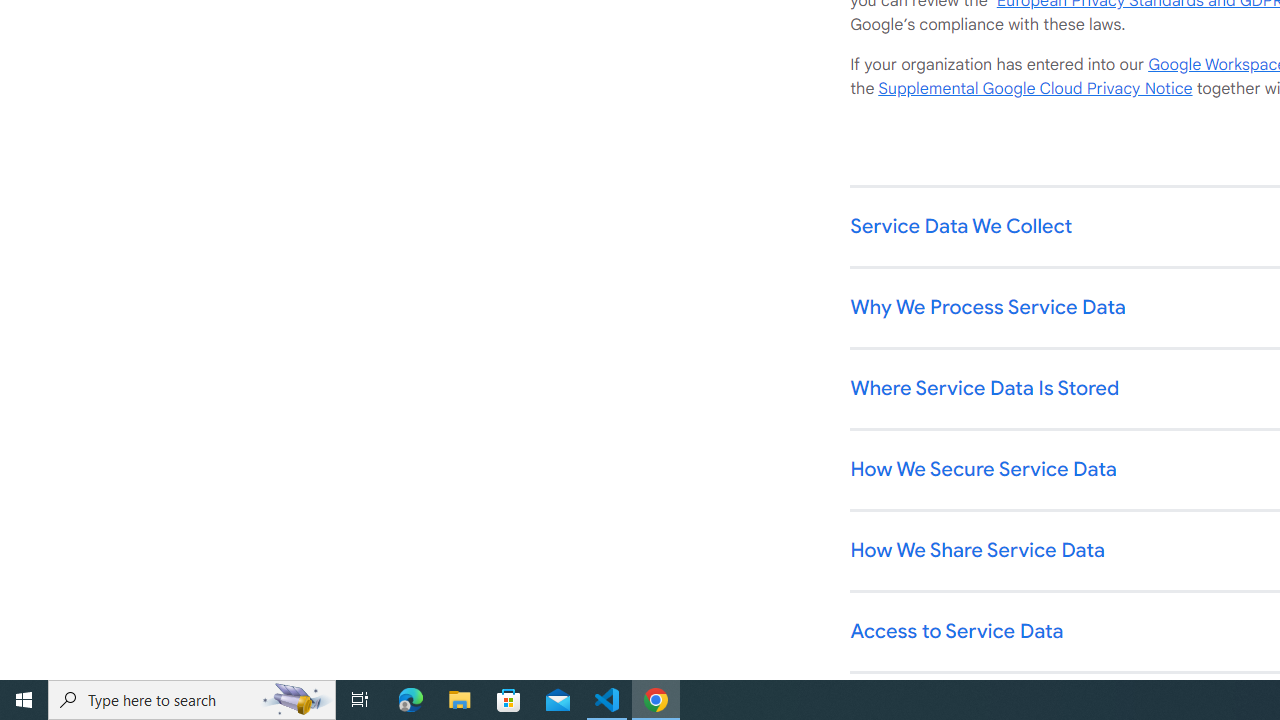 The height and width of the screenshot is (720, 1280). What do you see at coordinates (1035, 88) in the screenshot?
I see `'Supplemental Google Cloud Privacy Notice'` at bounding box center [1035, 88].